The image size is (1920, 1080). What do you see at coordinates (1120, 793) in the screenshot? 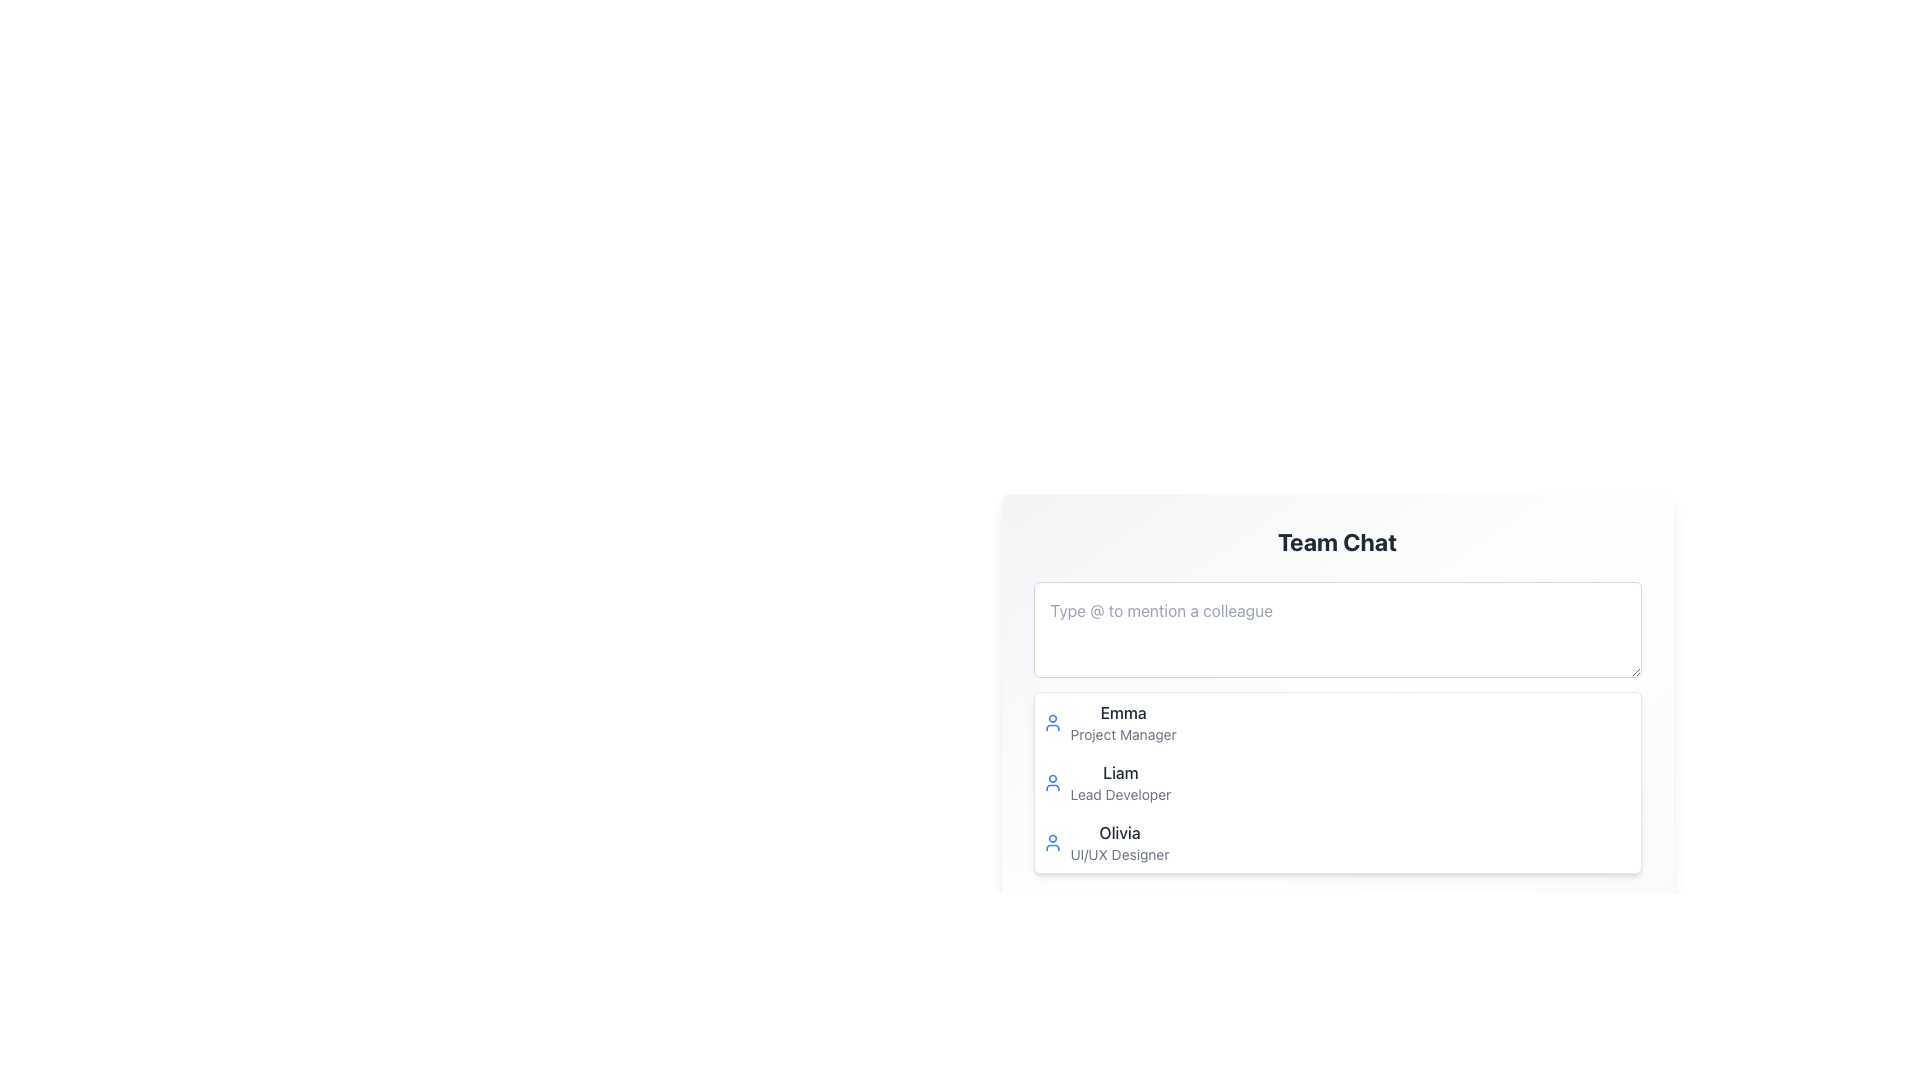
I see `the 'Lead Developer' label, which is a smaller light gray text positioned below the bold 'Liam' text in the user list section under 'Team Chat'` at bounding box center [1120, 793].